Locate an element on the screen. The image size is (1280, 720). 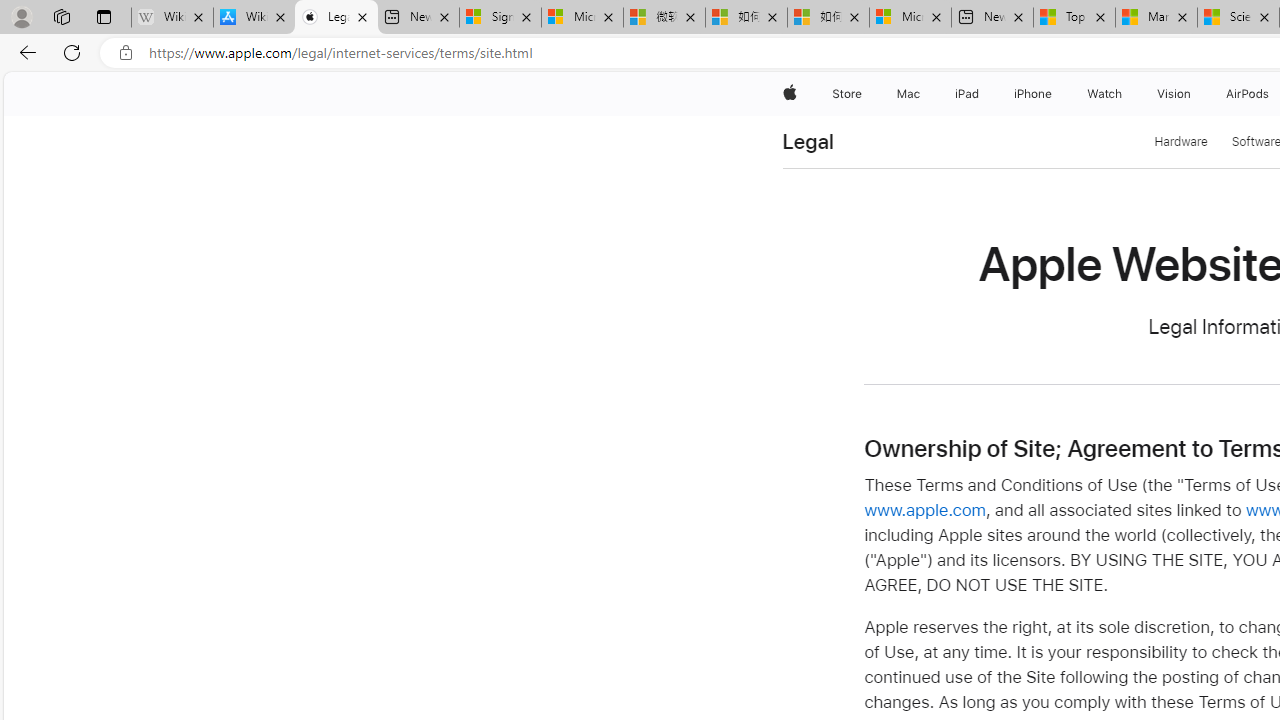
'Vision' is located at coordinates (1175, 93).